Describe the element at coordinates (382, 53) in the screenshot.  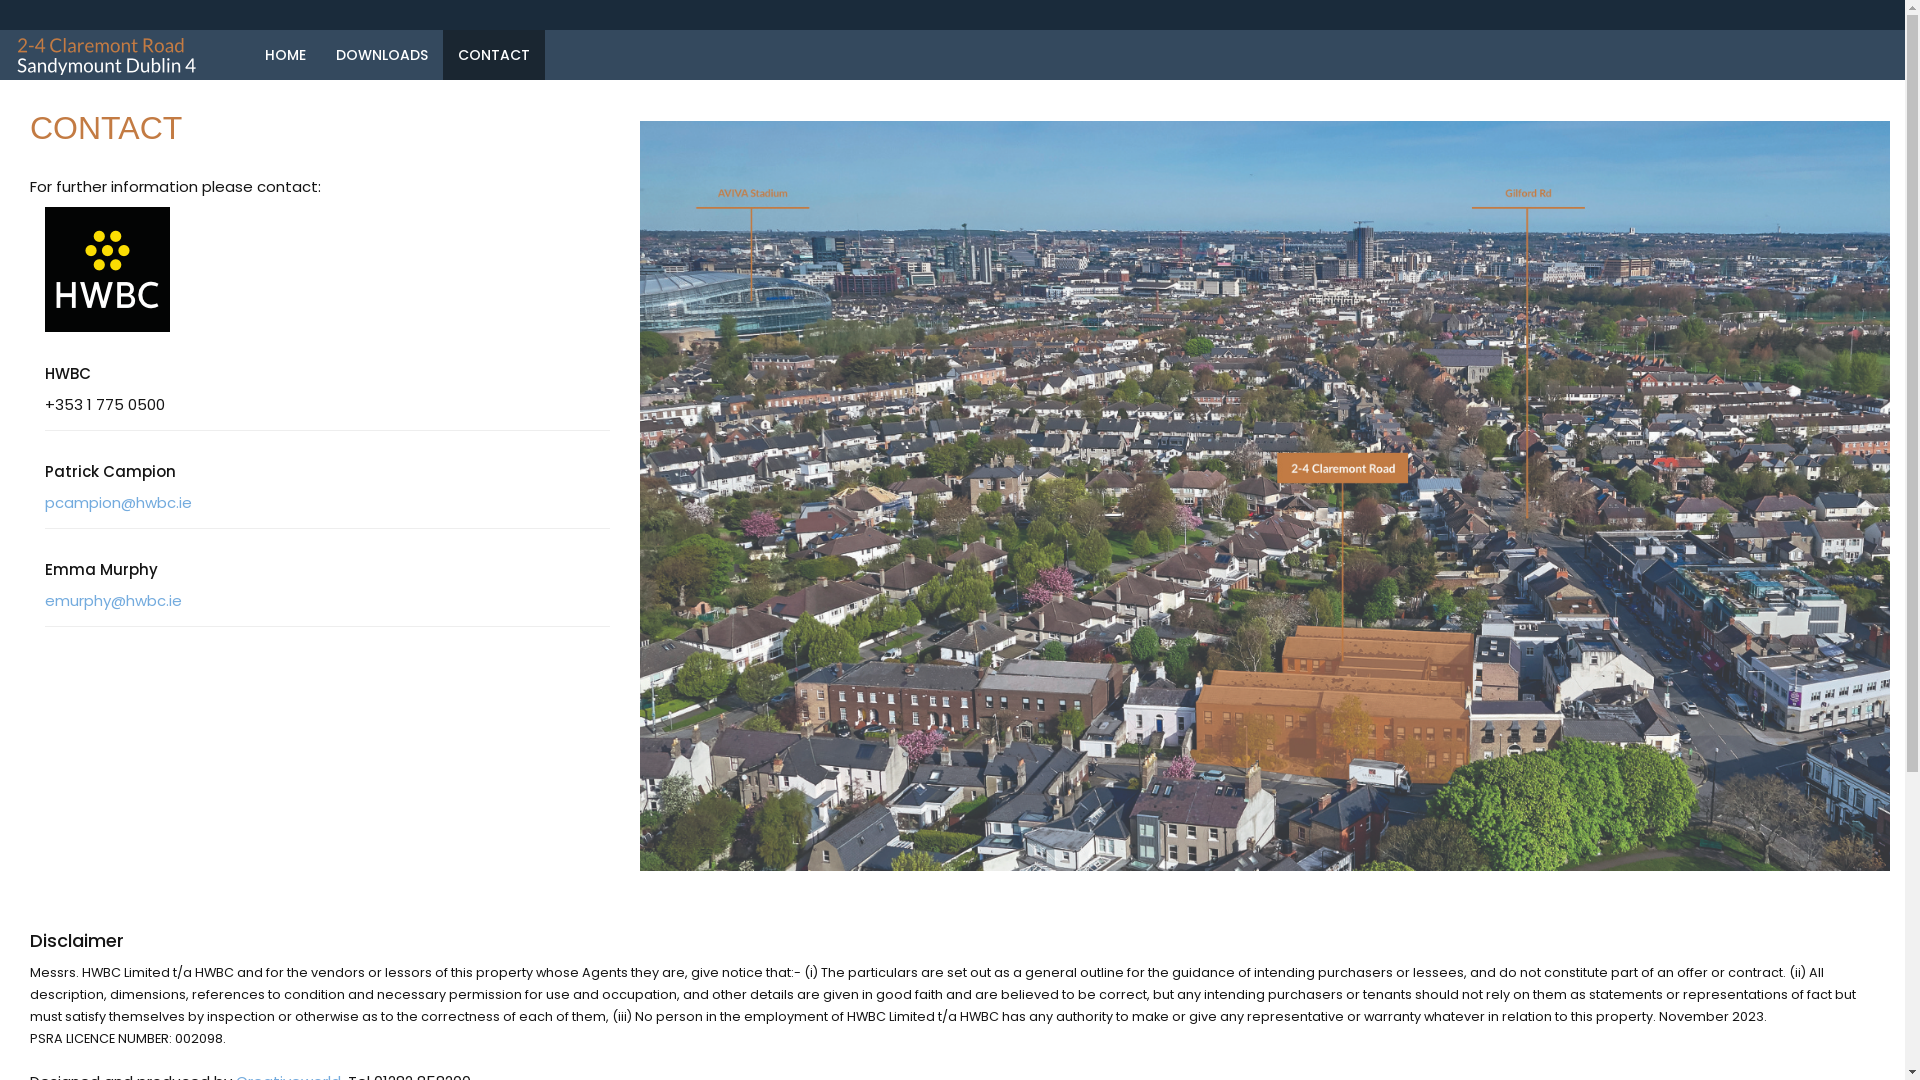
I see `'DOWNLOADS'` at that location.